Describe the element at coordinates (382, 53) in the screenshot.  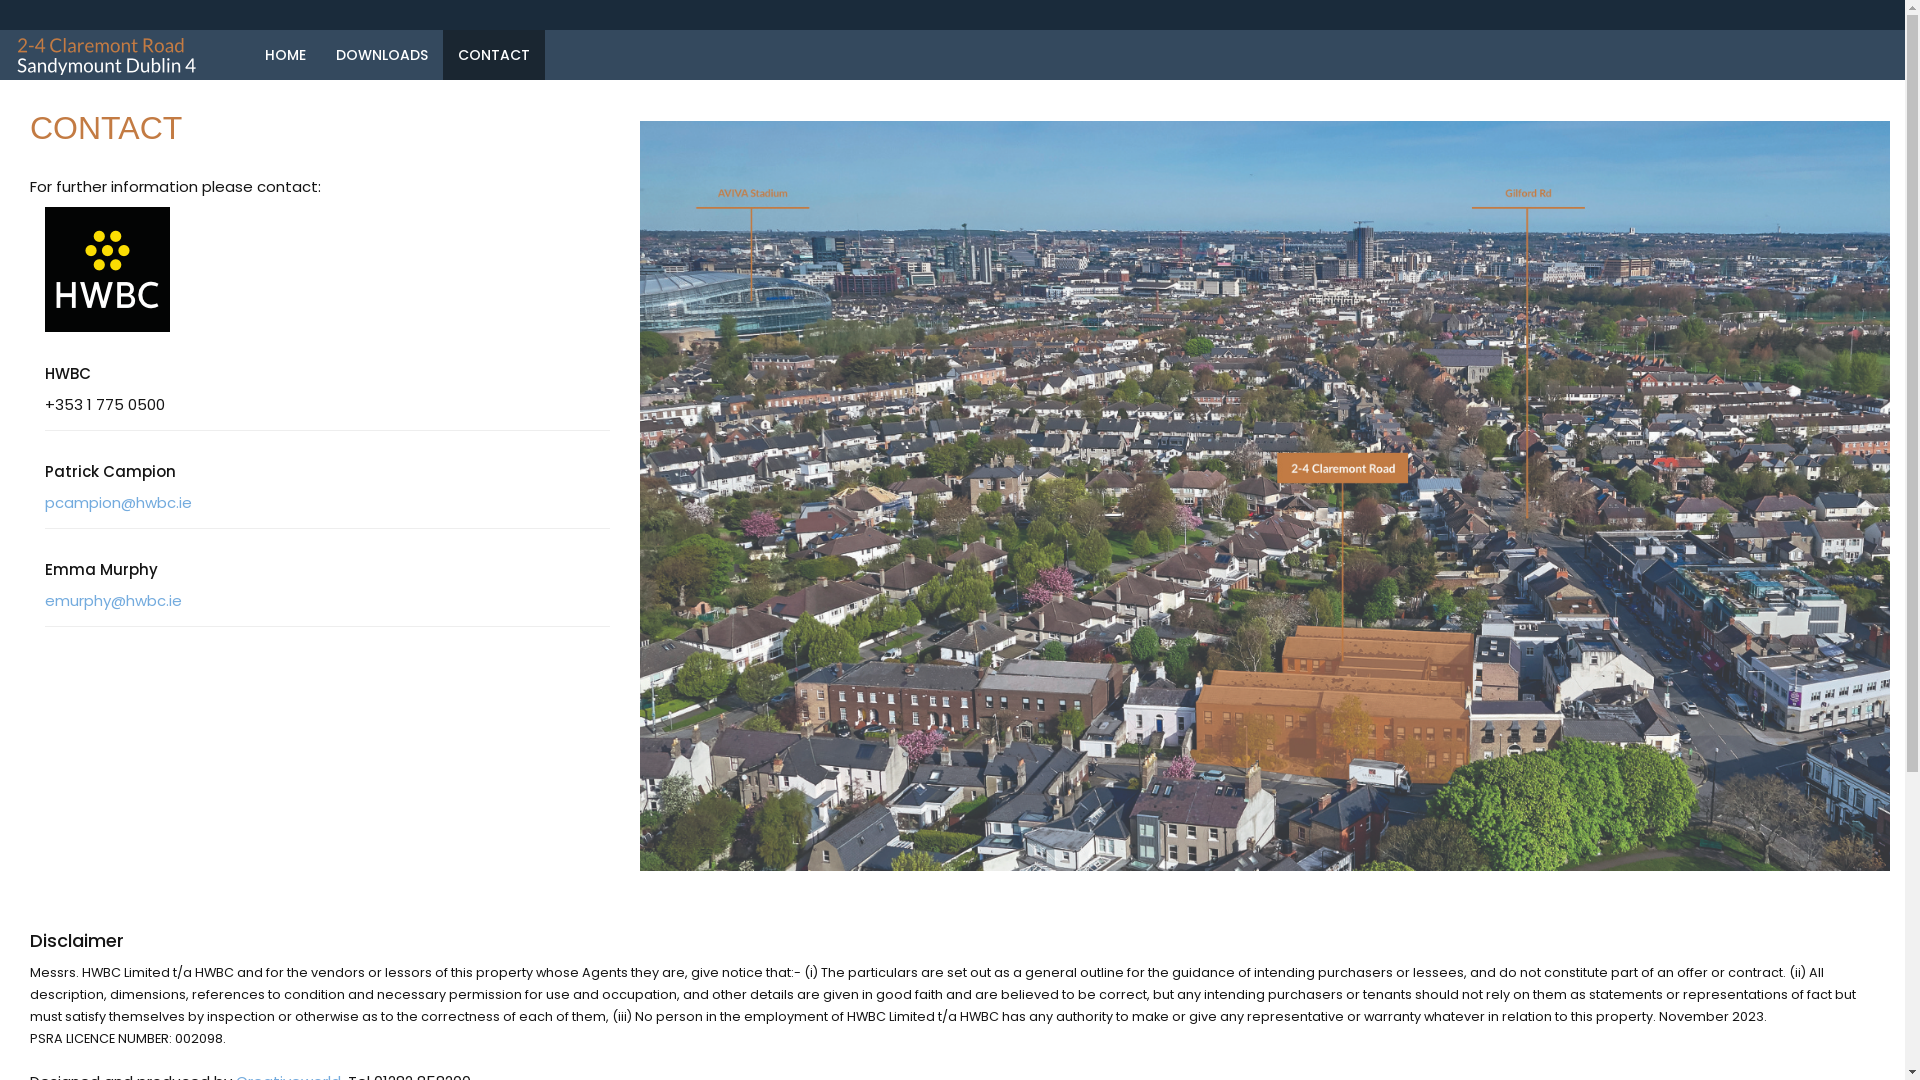
I see `'DOWNLOADS'` at that location.